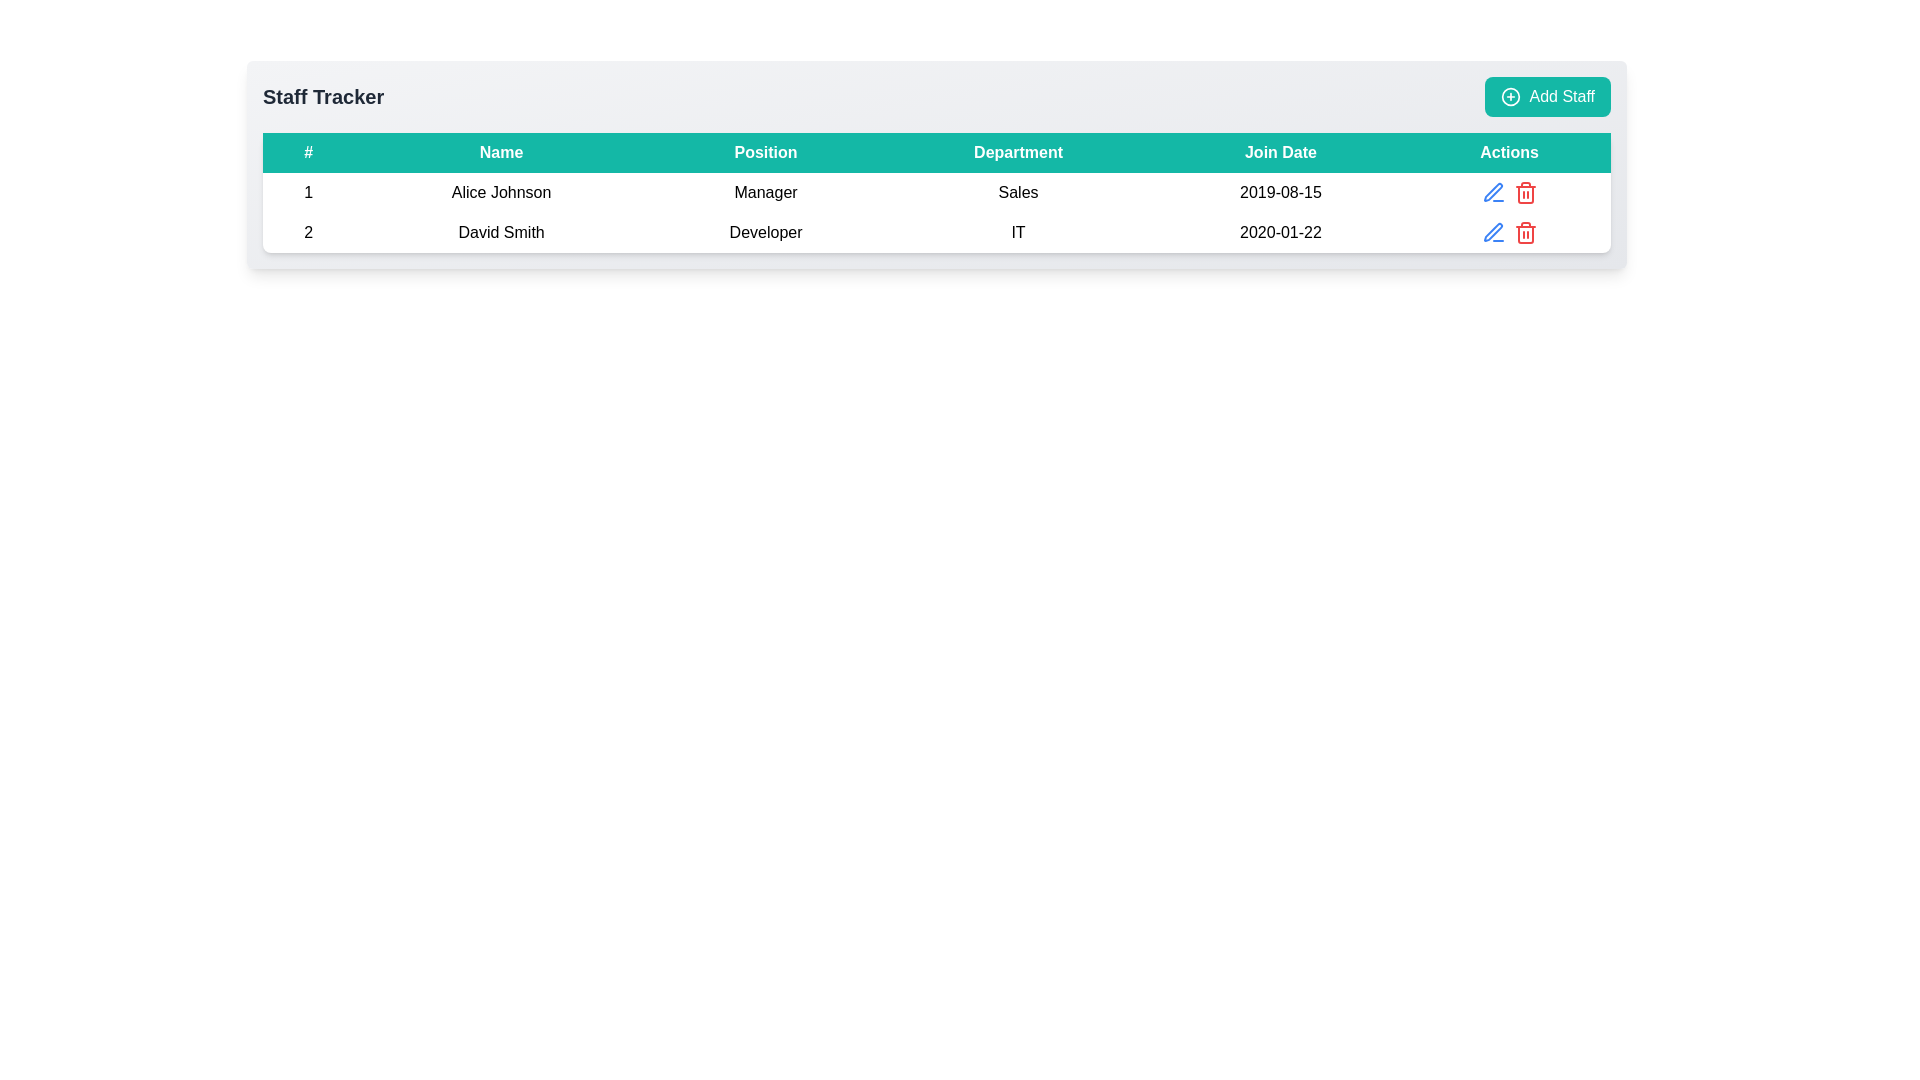 Image resolution: width=1920 pixels, height=1080 pixels. What do you see at coordinates (1281, 231) in the screenshot?
I see `the Text Cell displaying the joining date of an employee in the staff tracker application, located in the second row under the 'Join Date' column` at bounding box center [1281, 231].